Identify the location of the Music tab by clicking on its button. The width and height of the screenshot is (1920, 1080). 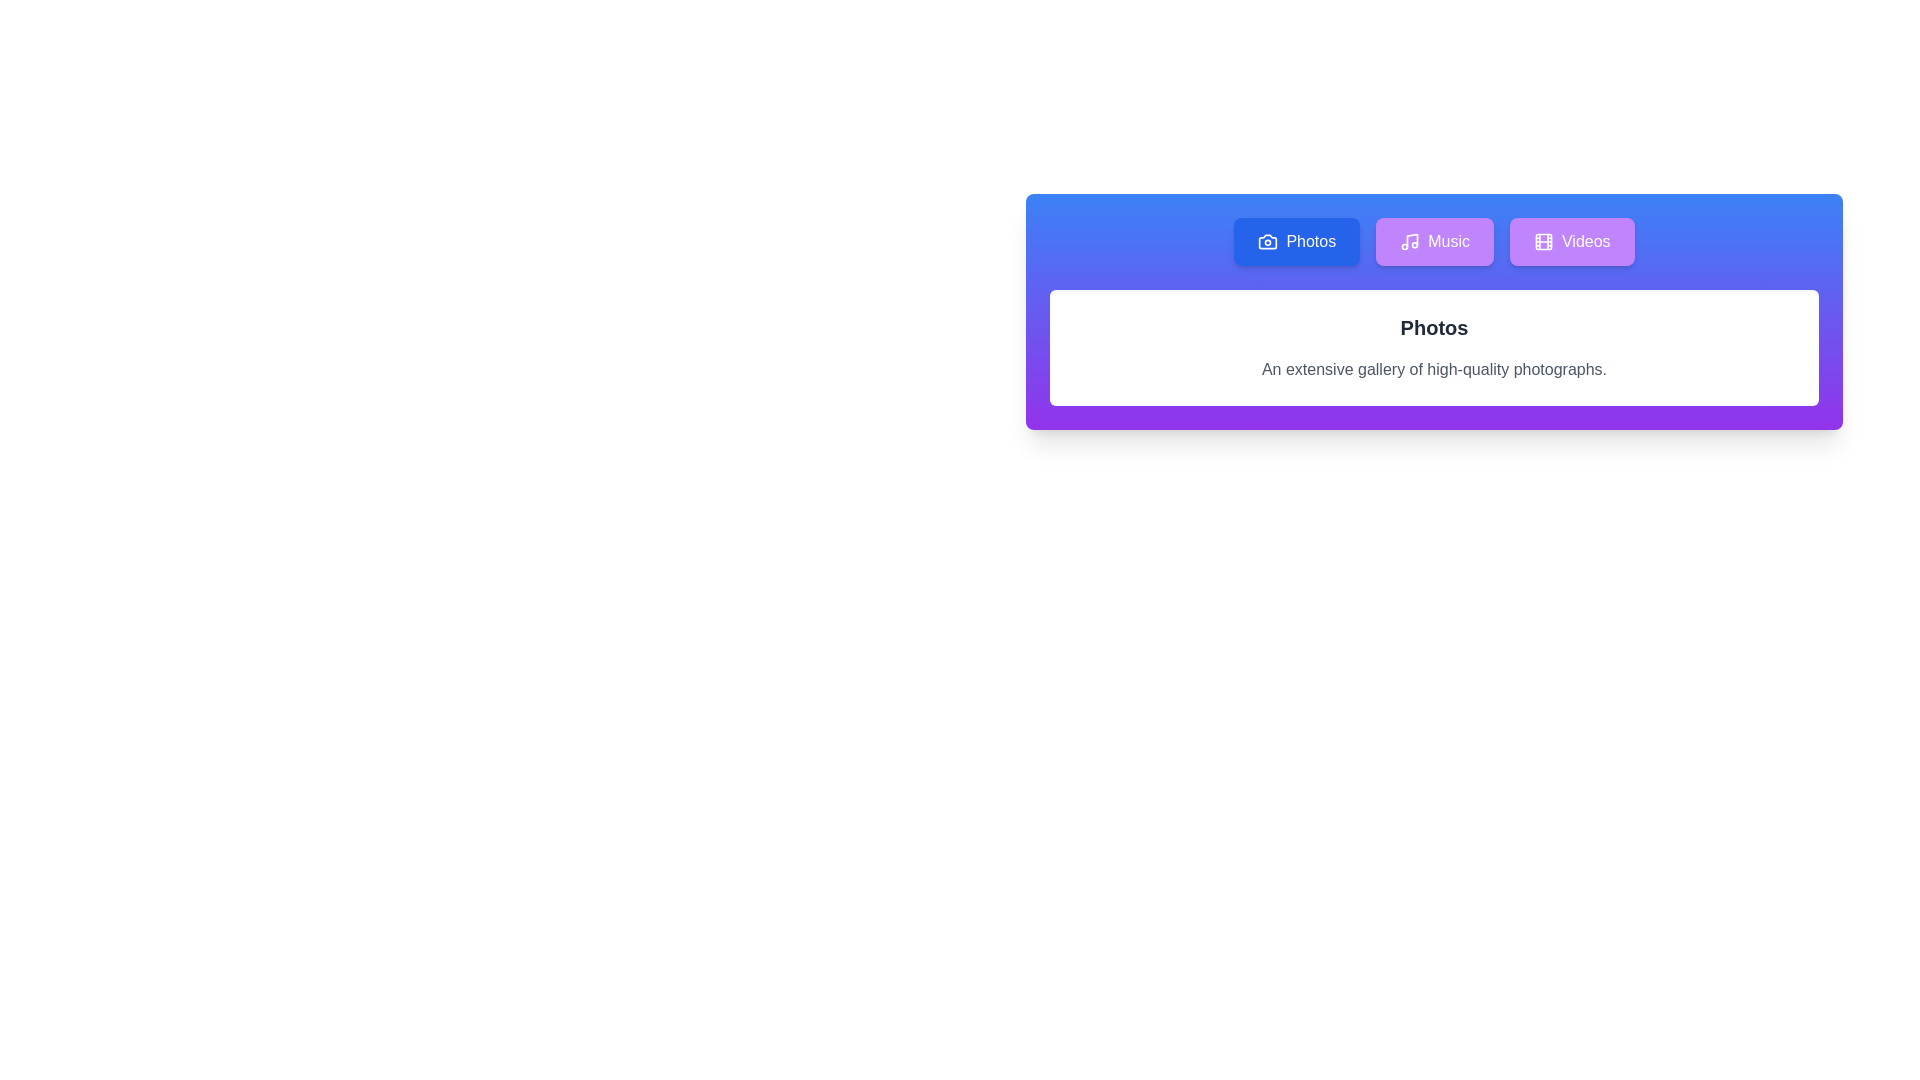
(1434, 241).